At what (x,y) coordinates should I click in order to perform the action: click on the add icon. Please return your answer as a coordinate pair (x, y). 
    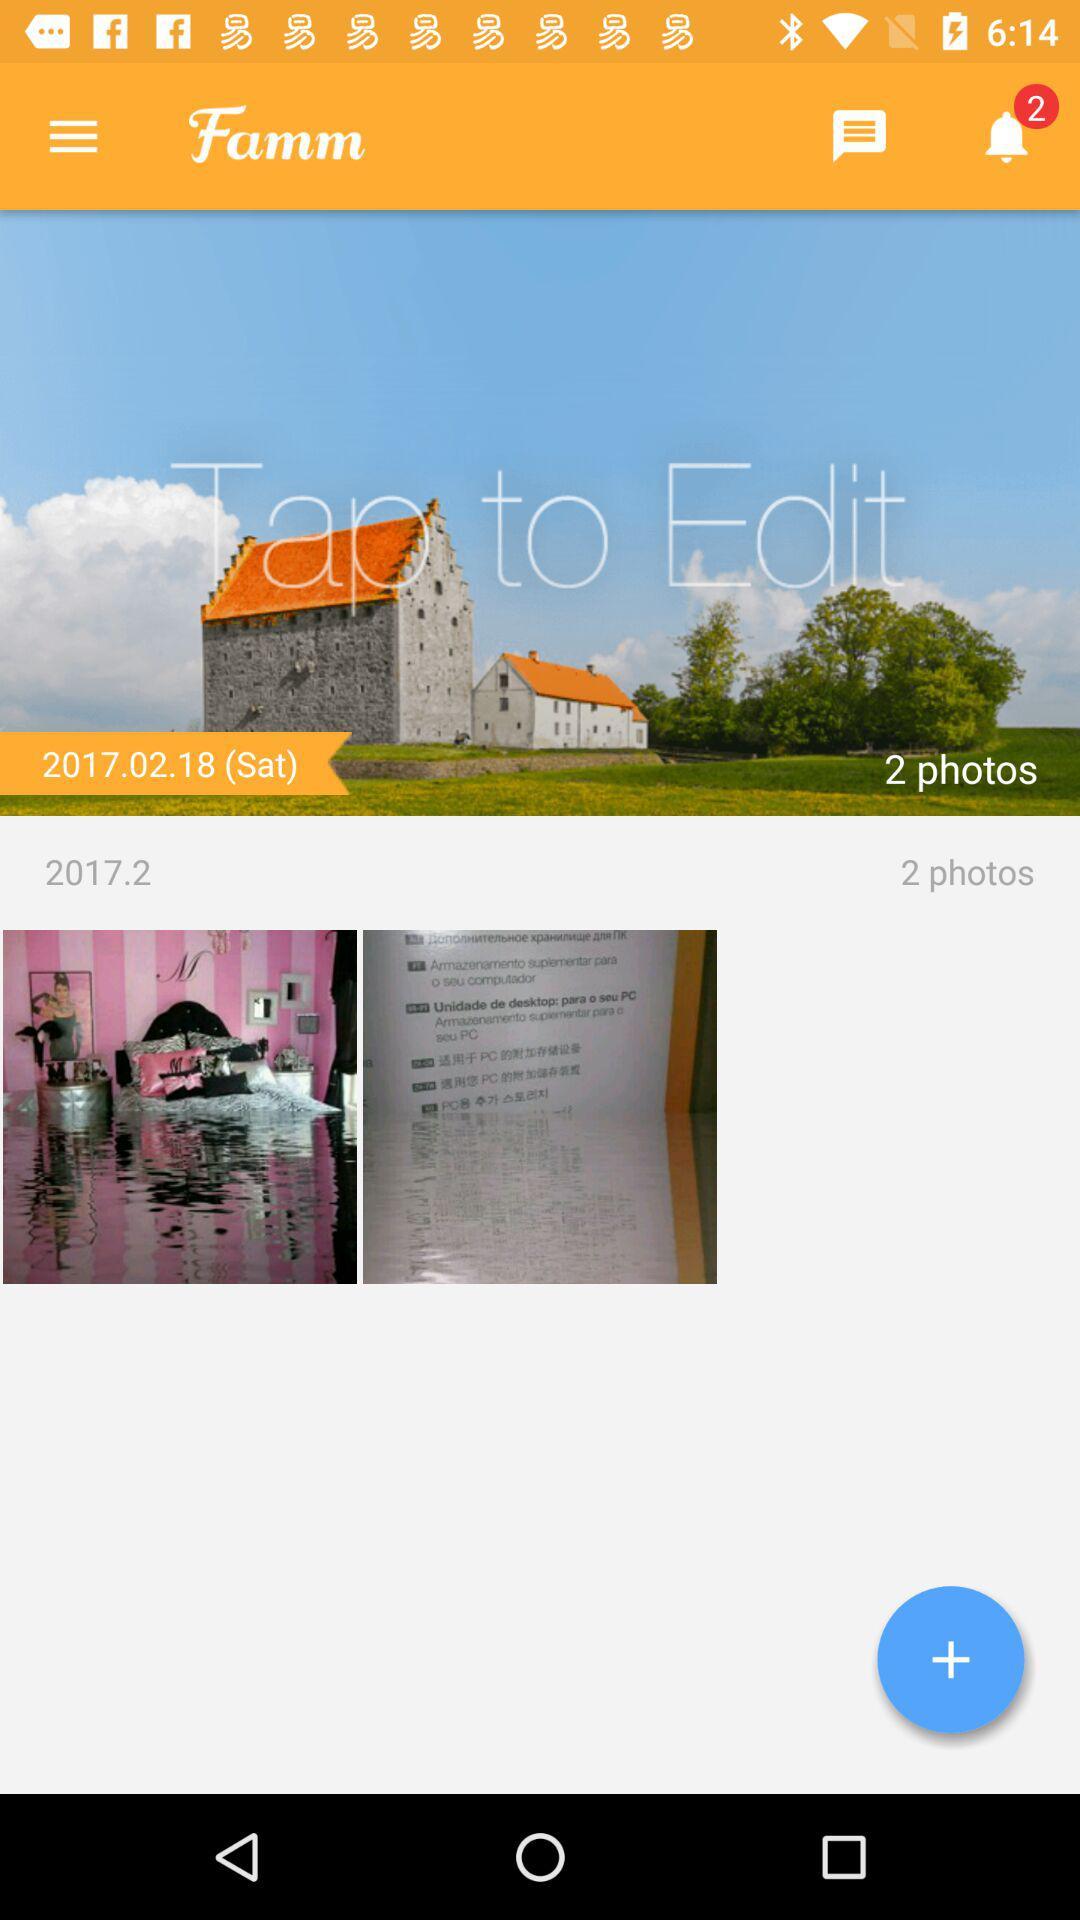
    Looking at the image, I should click on (950, 1659).